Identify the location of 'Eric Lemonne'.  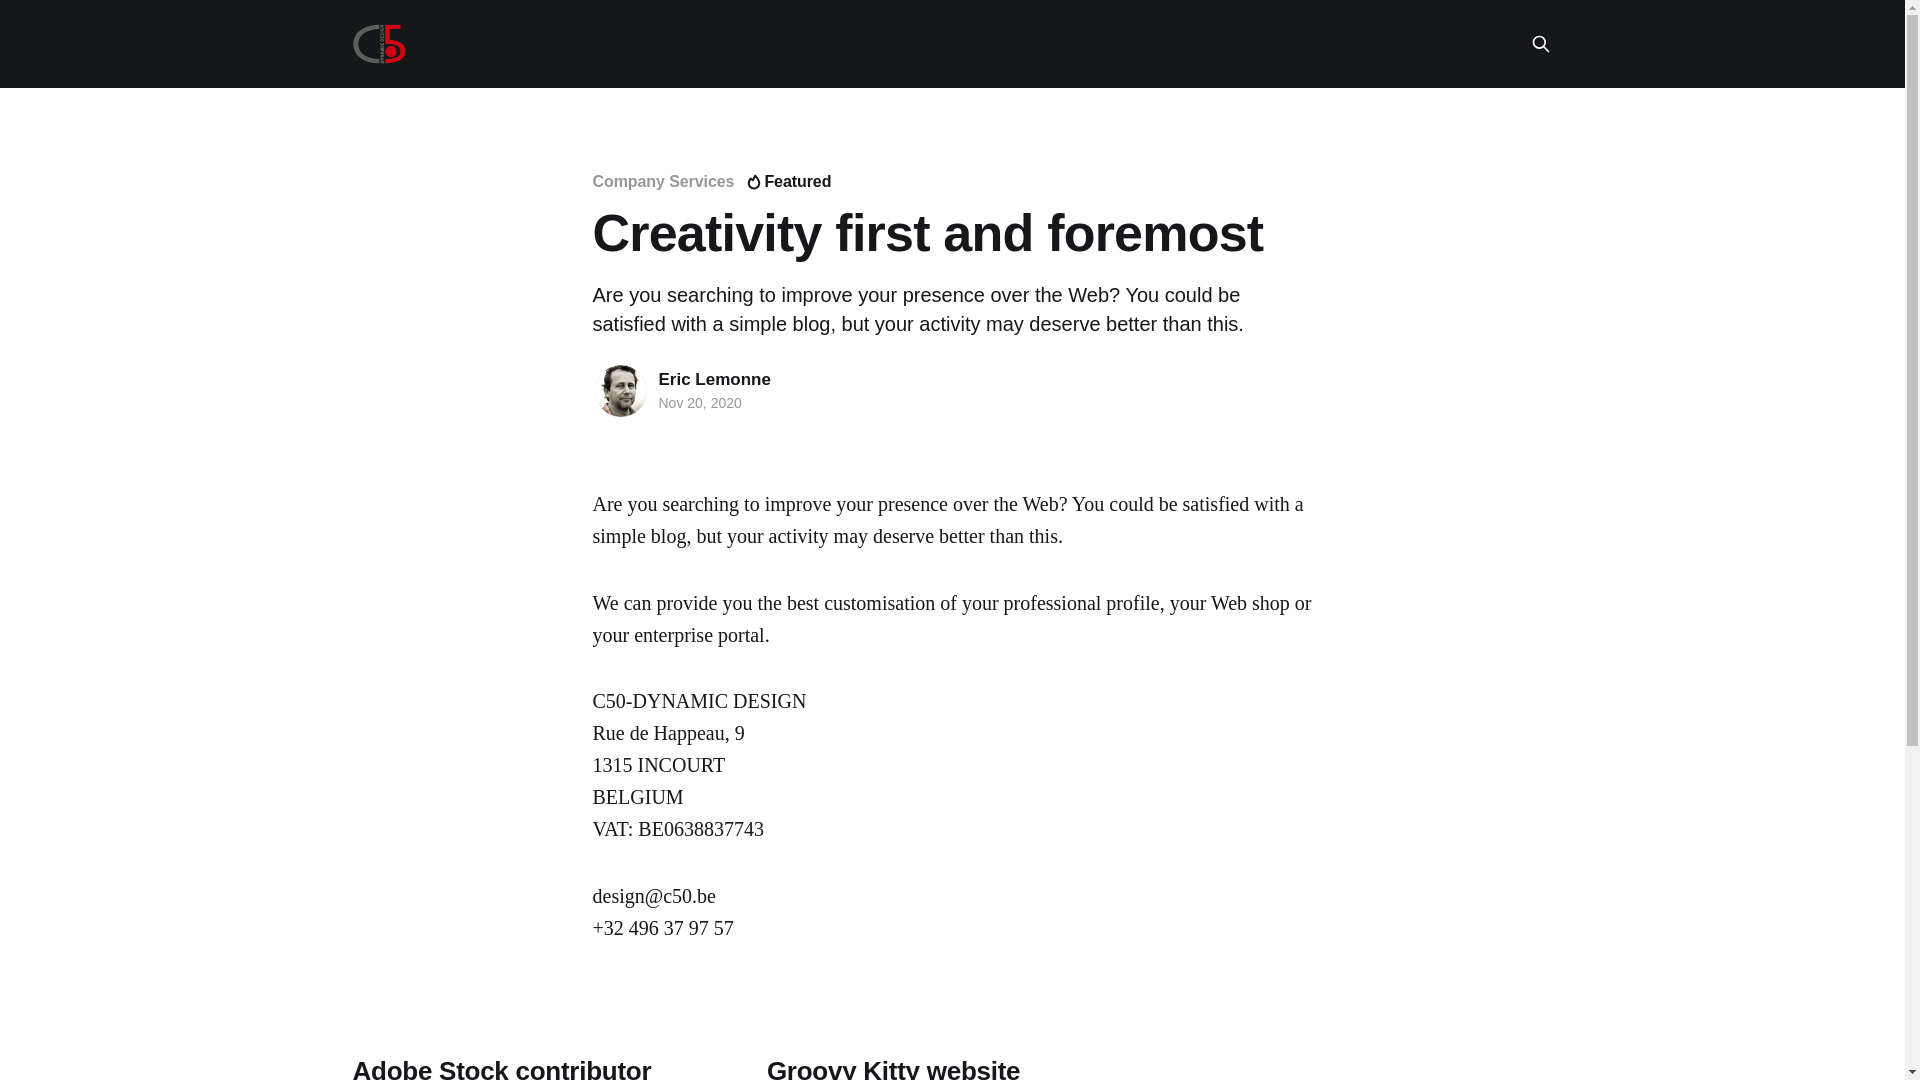
(657, 379).